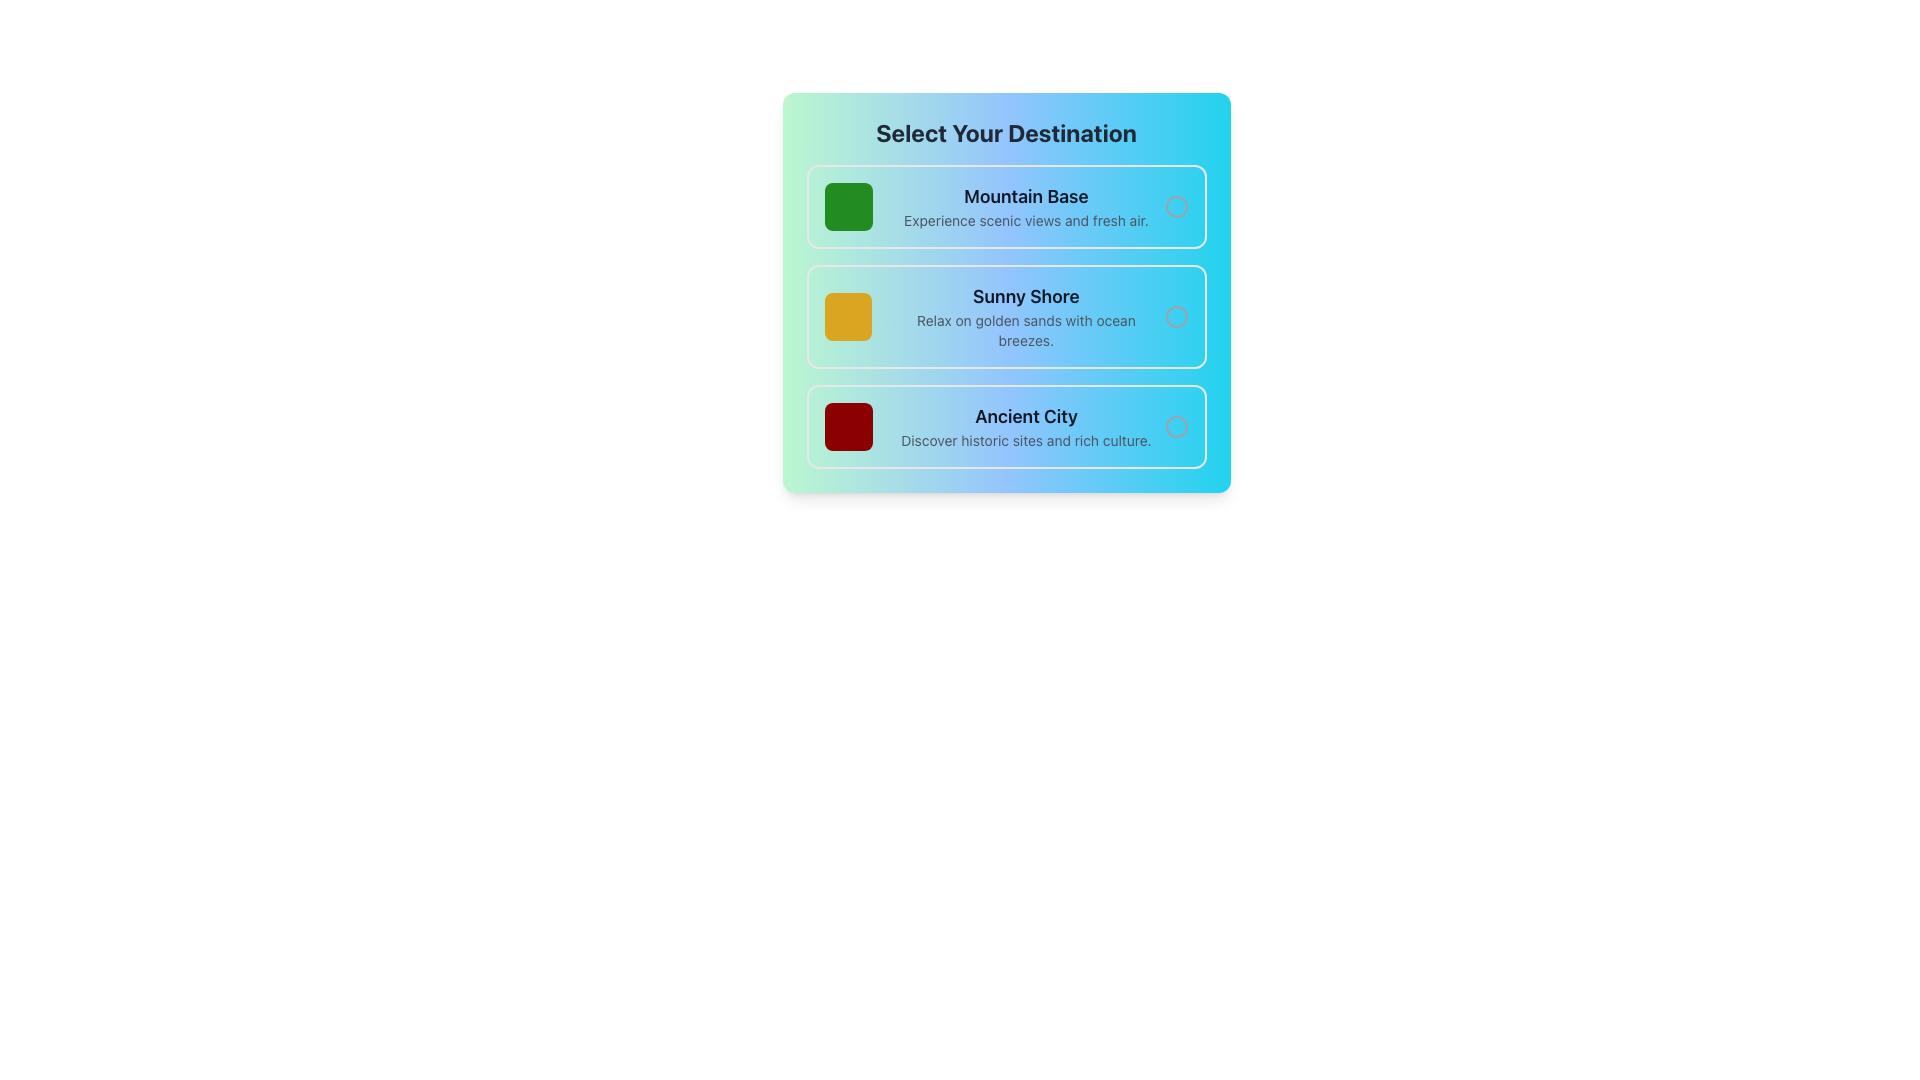 The height and width of the screenshot is (1080, 1920). I want to click on the Text Label that provides descriptive information about the selection option 'Mountain Base', located below the header text within the selection card, so click(1026, 220).